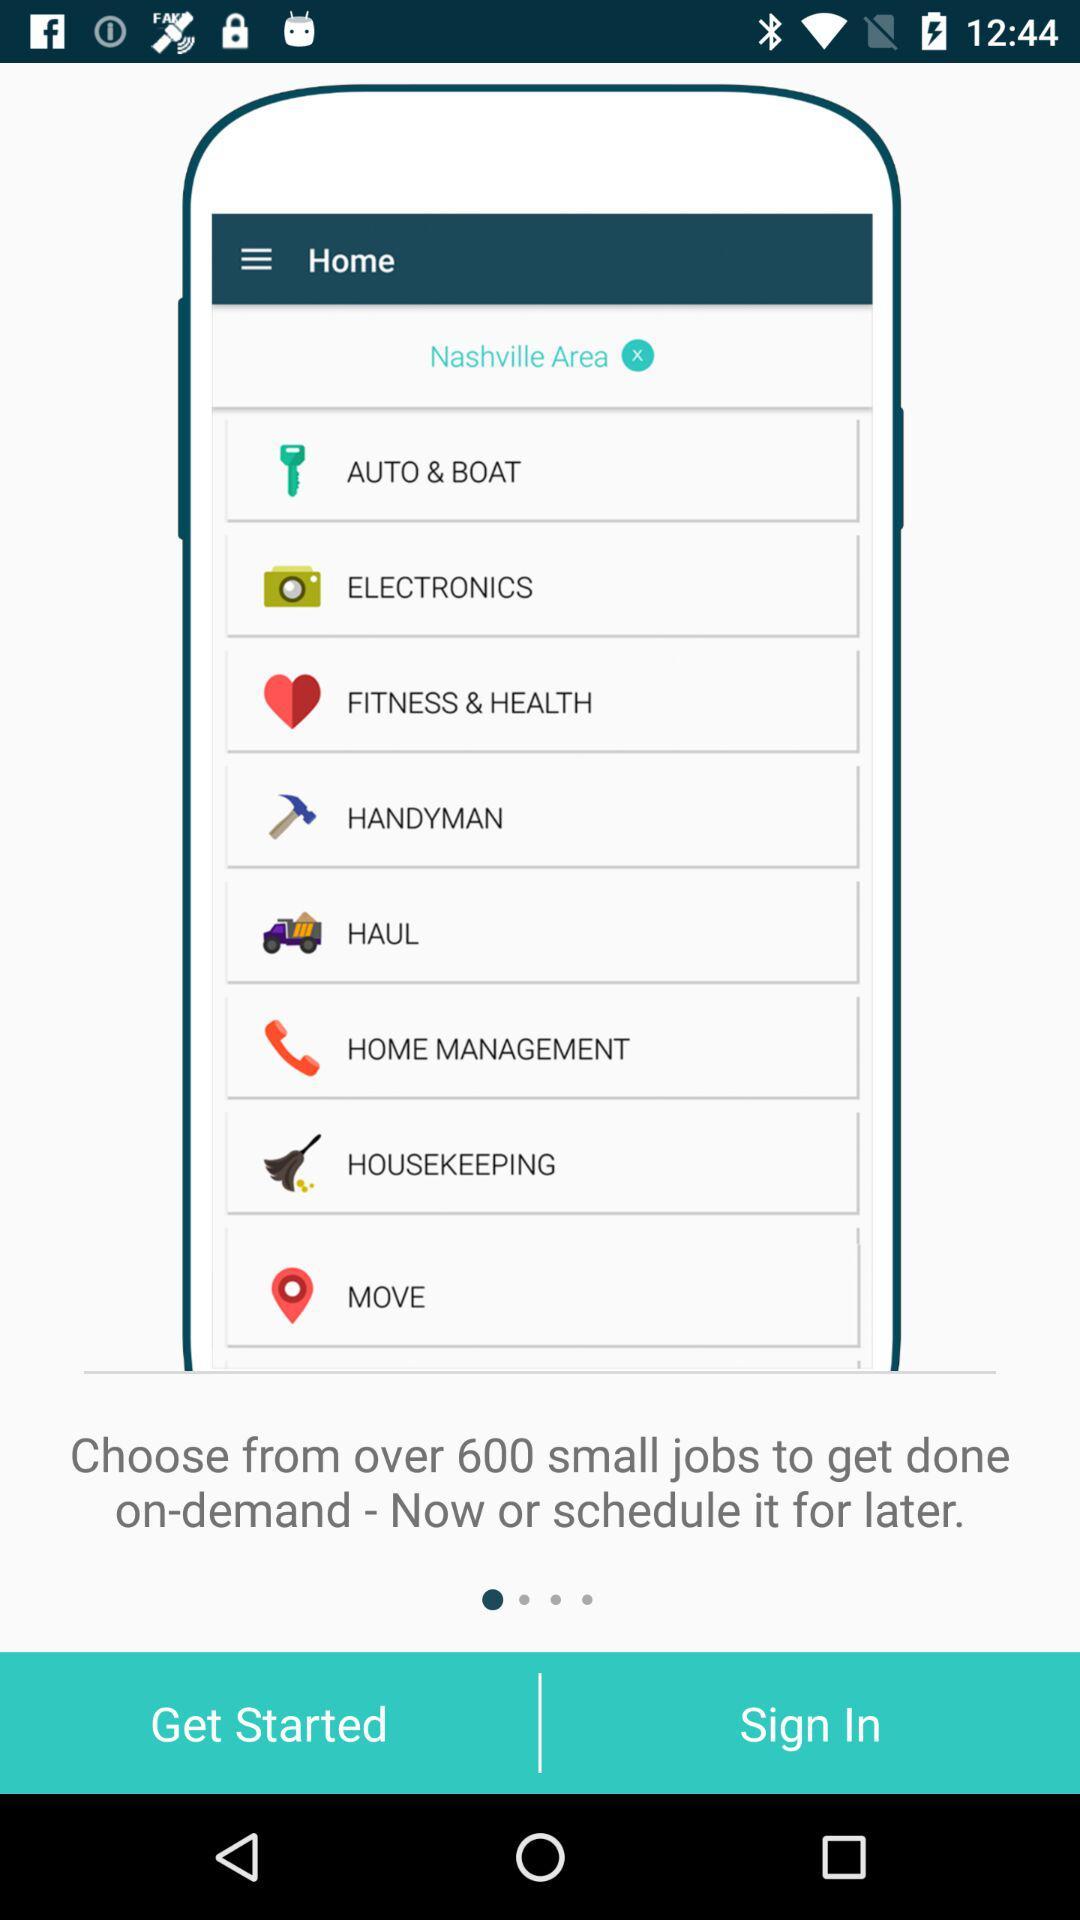 The height and width of the screenshot is (1920, 1080). Describe the element at coordinates (810, 1722) in the screenshot. I see `the sign in item` at that location.